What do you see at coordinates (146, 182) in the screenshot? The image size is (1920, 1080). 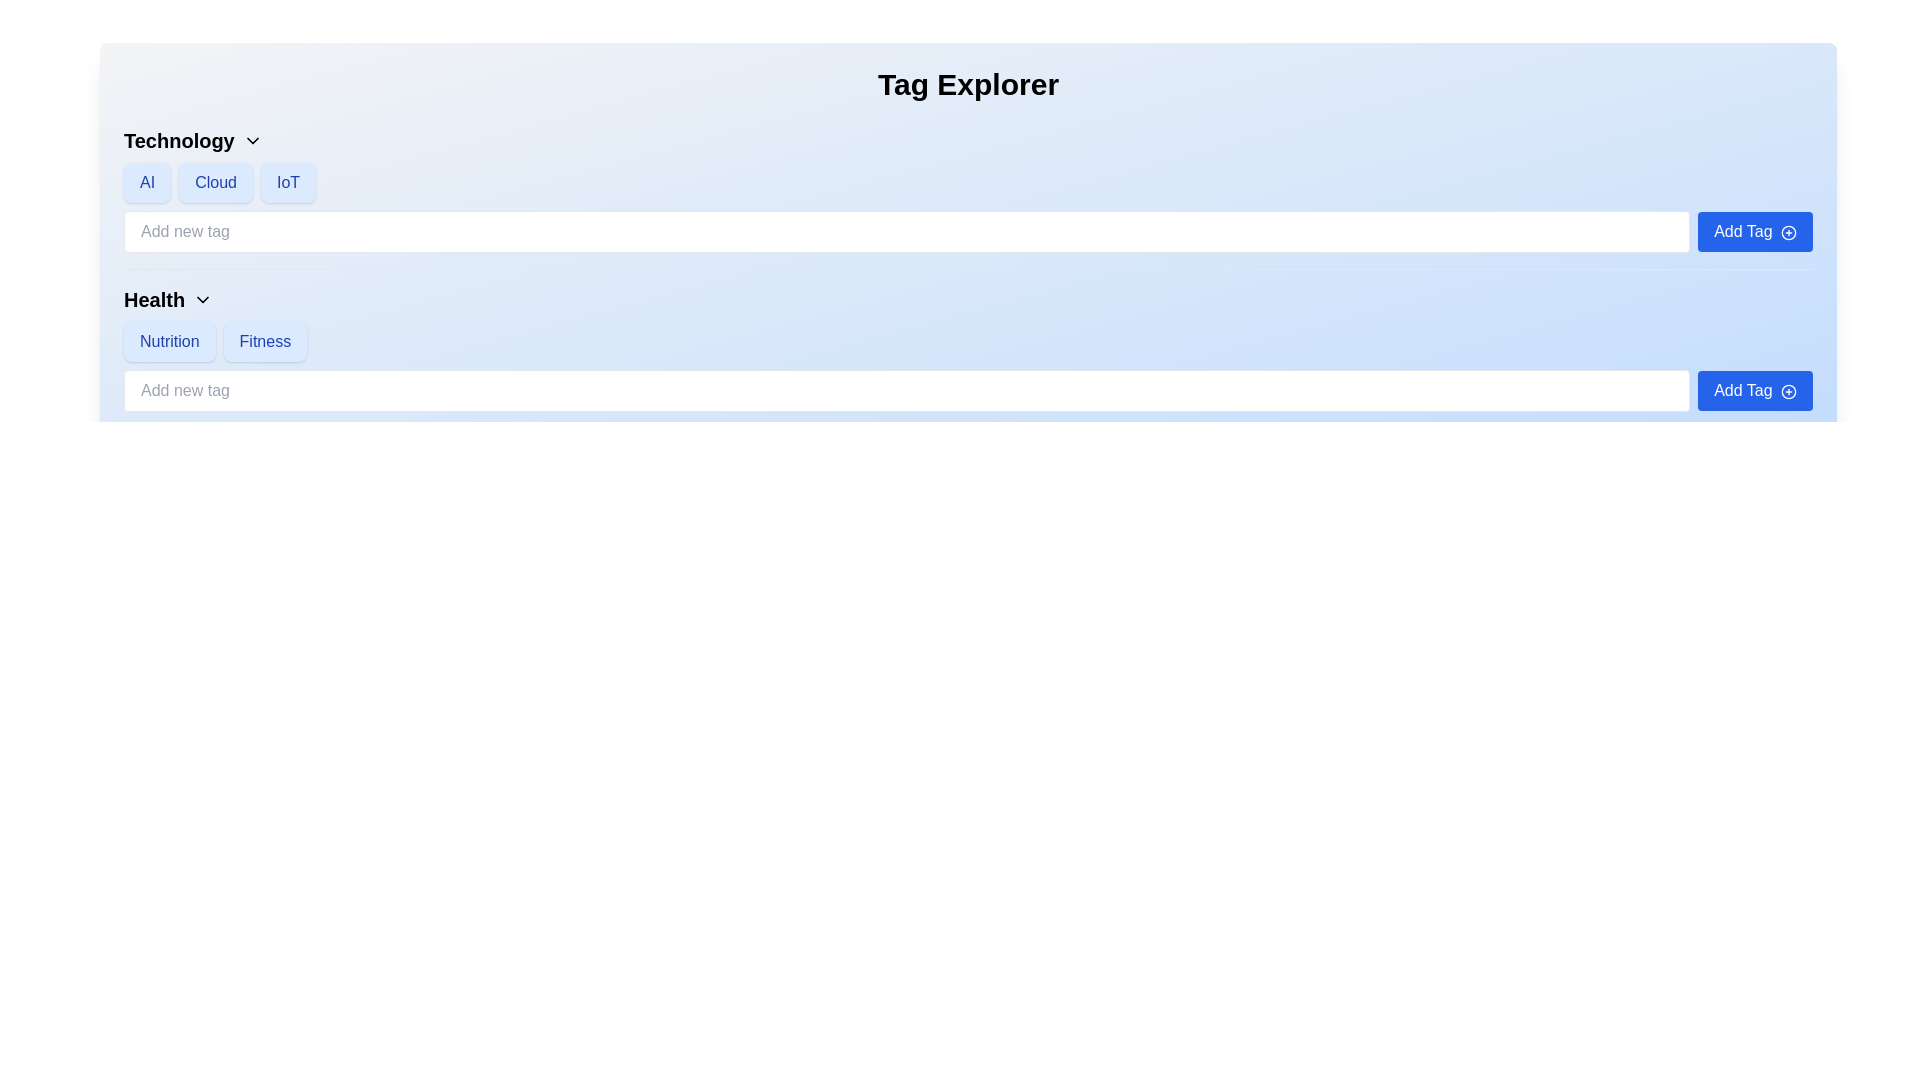 I see `the first button in the 'Technology' section that represents a tag for categorizing content related to 'AI'` at bounding box center [146, 182].